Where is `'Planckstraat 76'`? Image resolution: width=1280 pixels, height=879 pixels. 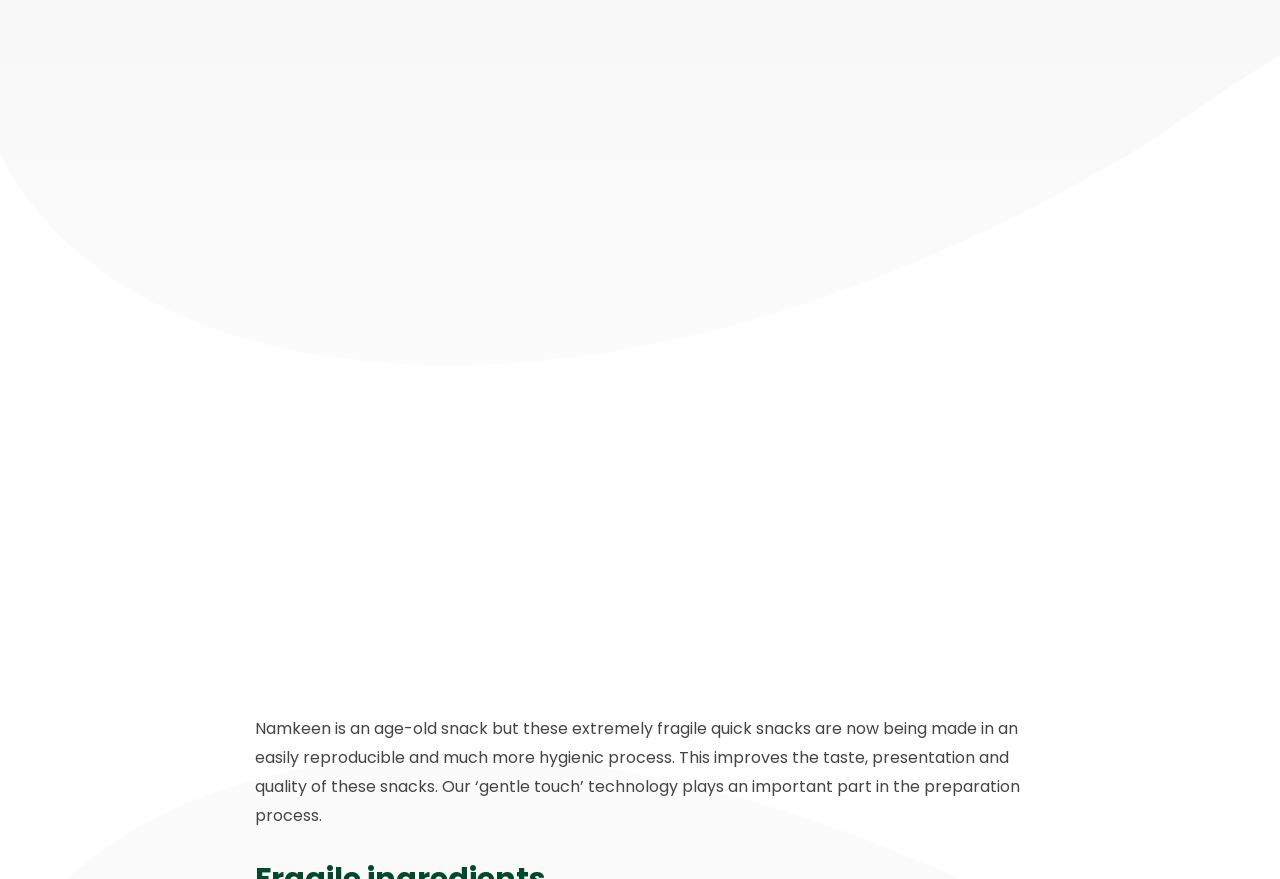
'Planckstraat 76' is located at coordinates (321, 690).